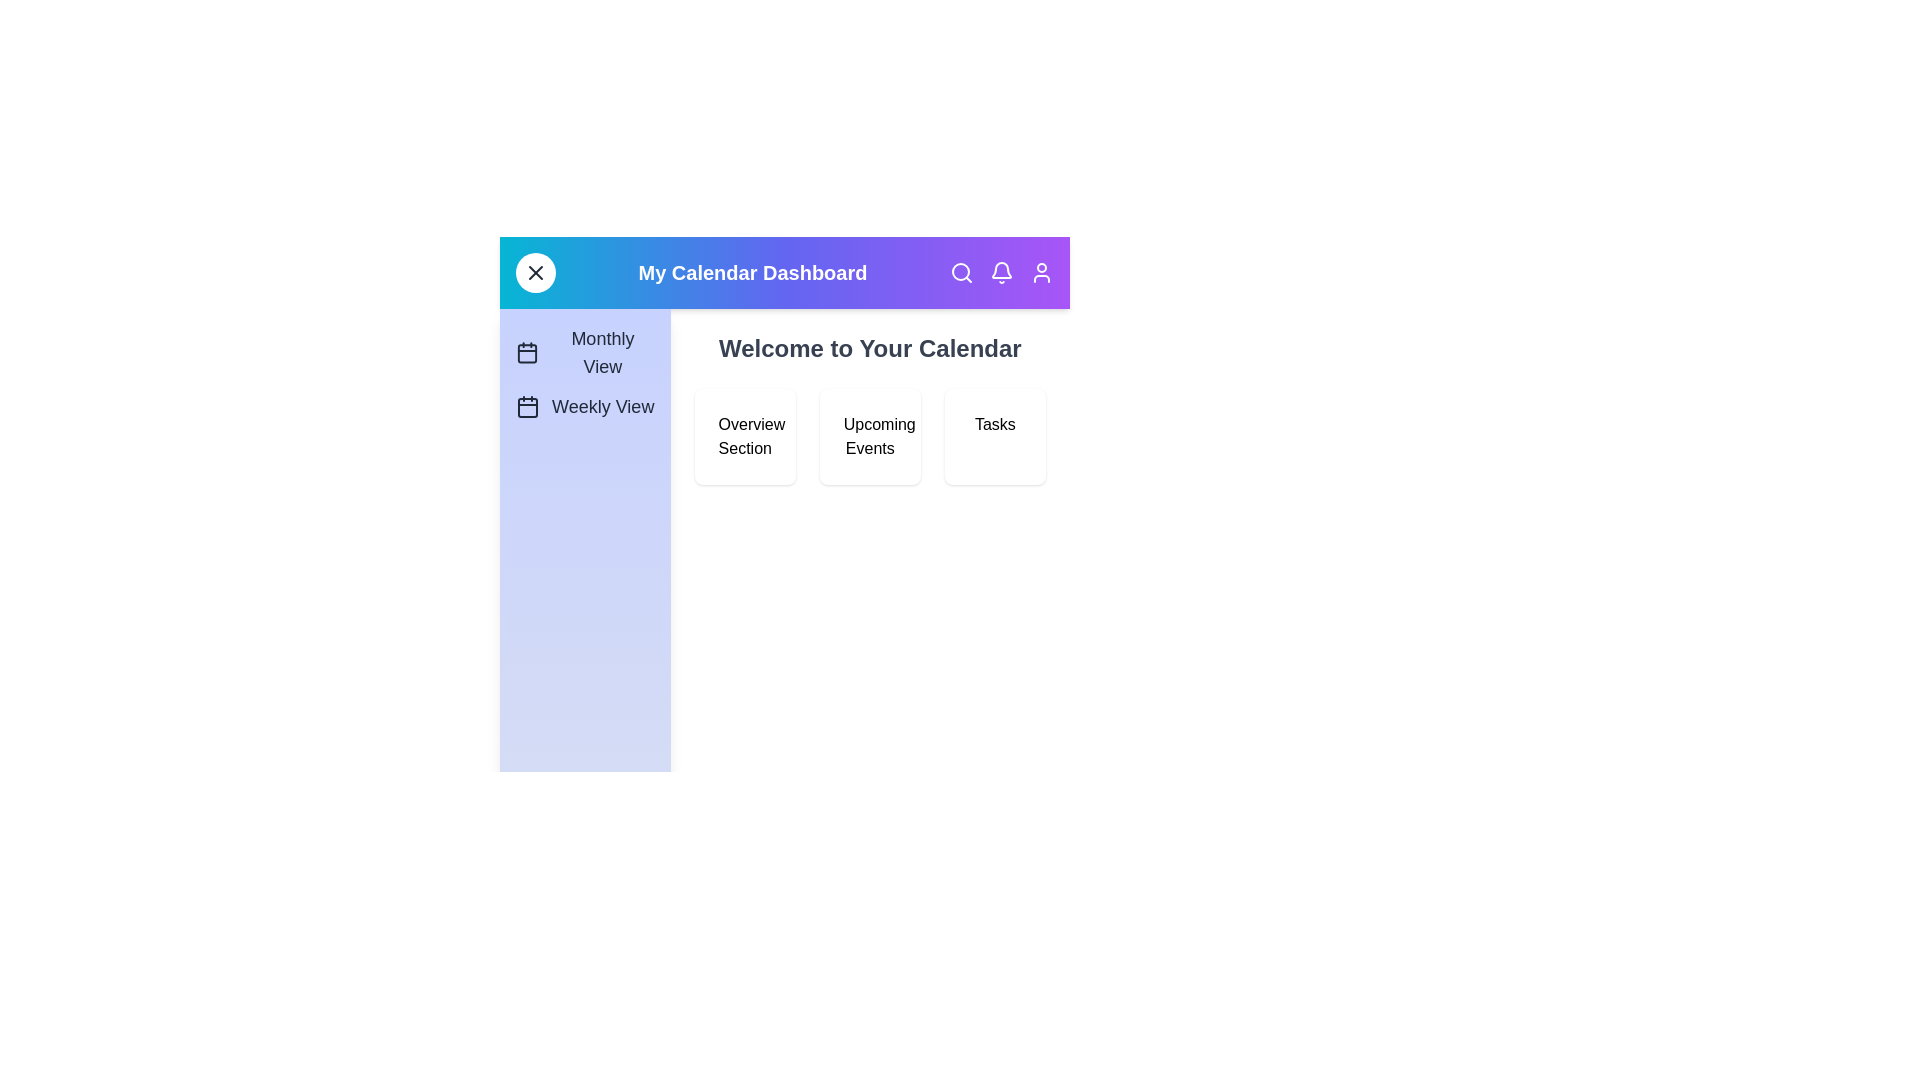  What do you see at coordinates (961, 273) in the screenshot?
I see `the search icon button located in the top right of the purple navigation bar` at bounding box center [961, 273].